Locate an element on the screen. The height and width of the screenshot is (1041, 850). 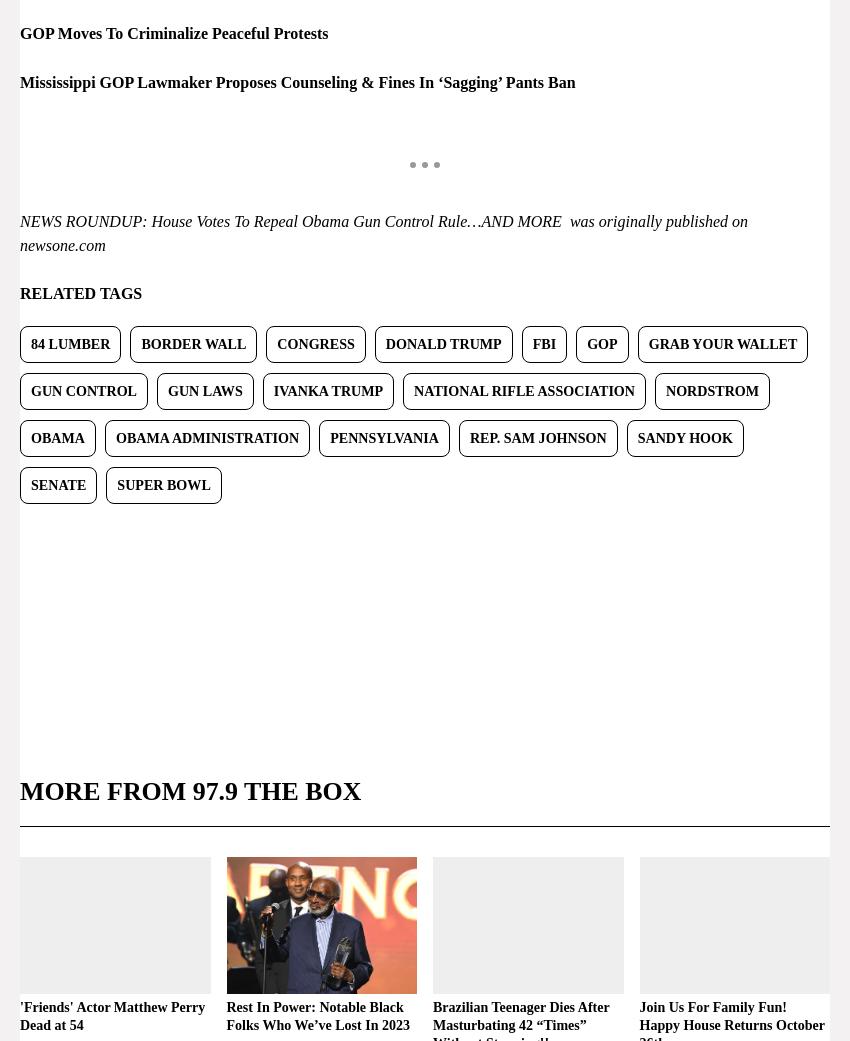
'FBI' is located at coordinates (543, 344).